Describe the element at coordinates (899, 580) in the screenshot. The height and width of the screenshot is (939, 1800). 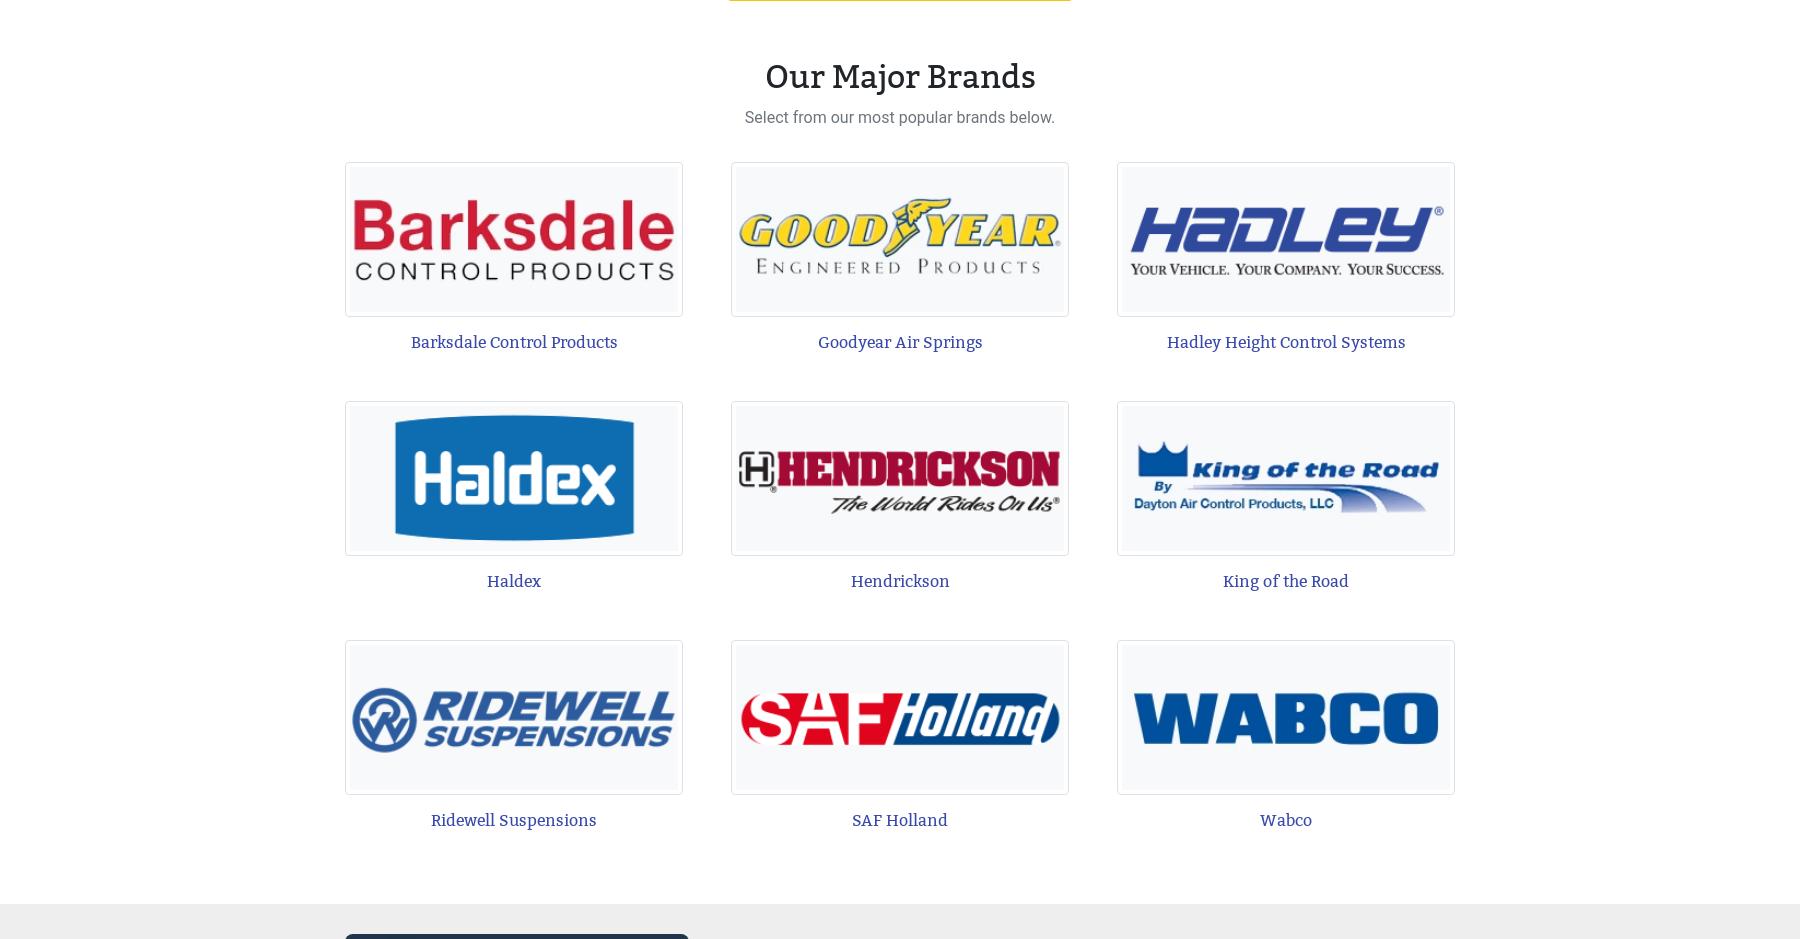
I see `'Hendrickson'` at that location.